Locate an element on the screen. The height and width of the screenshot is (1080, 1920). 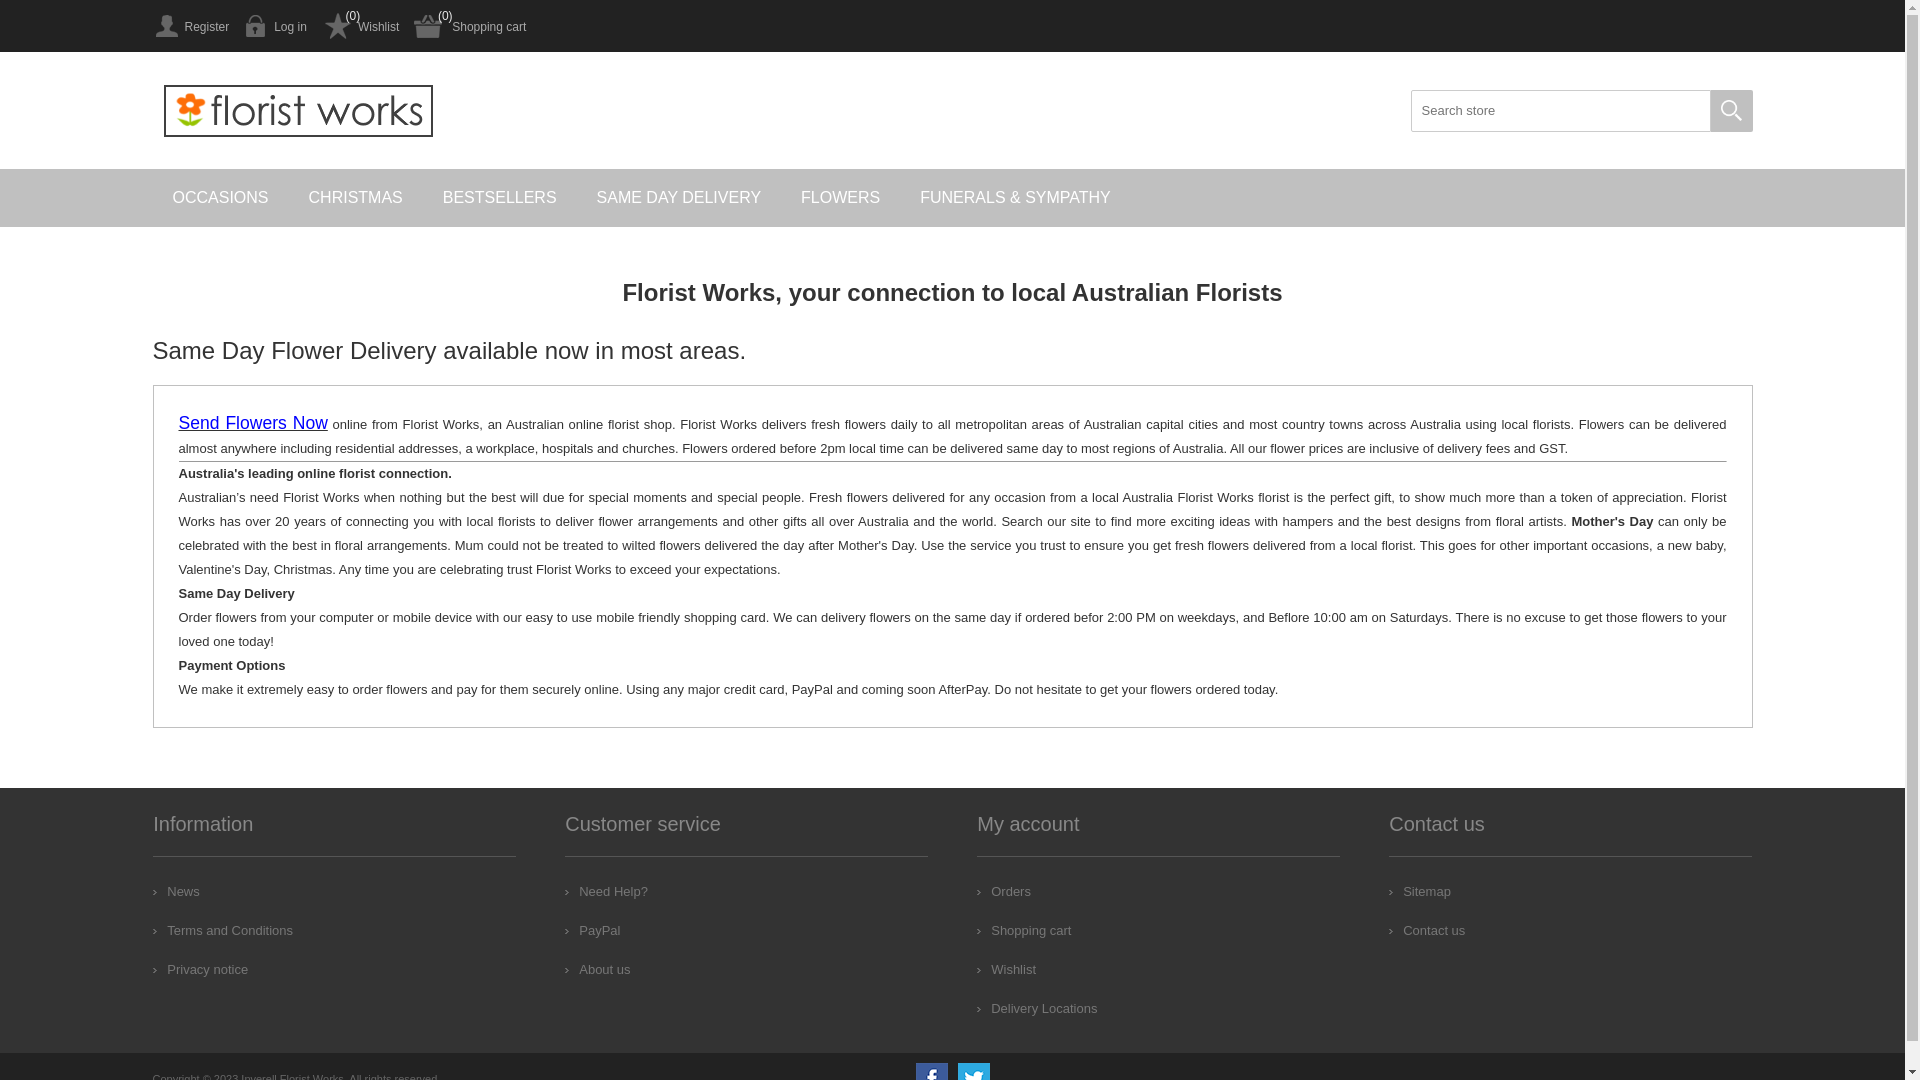
'Search' is located at coordinates (1730, 111).